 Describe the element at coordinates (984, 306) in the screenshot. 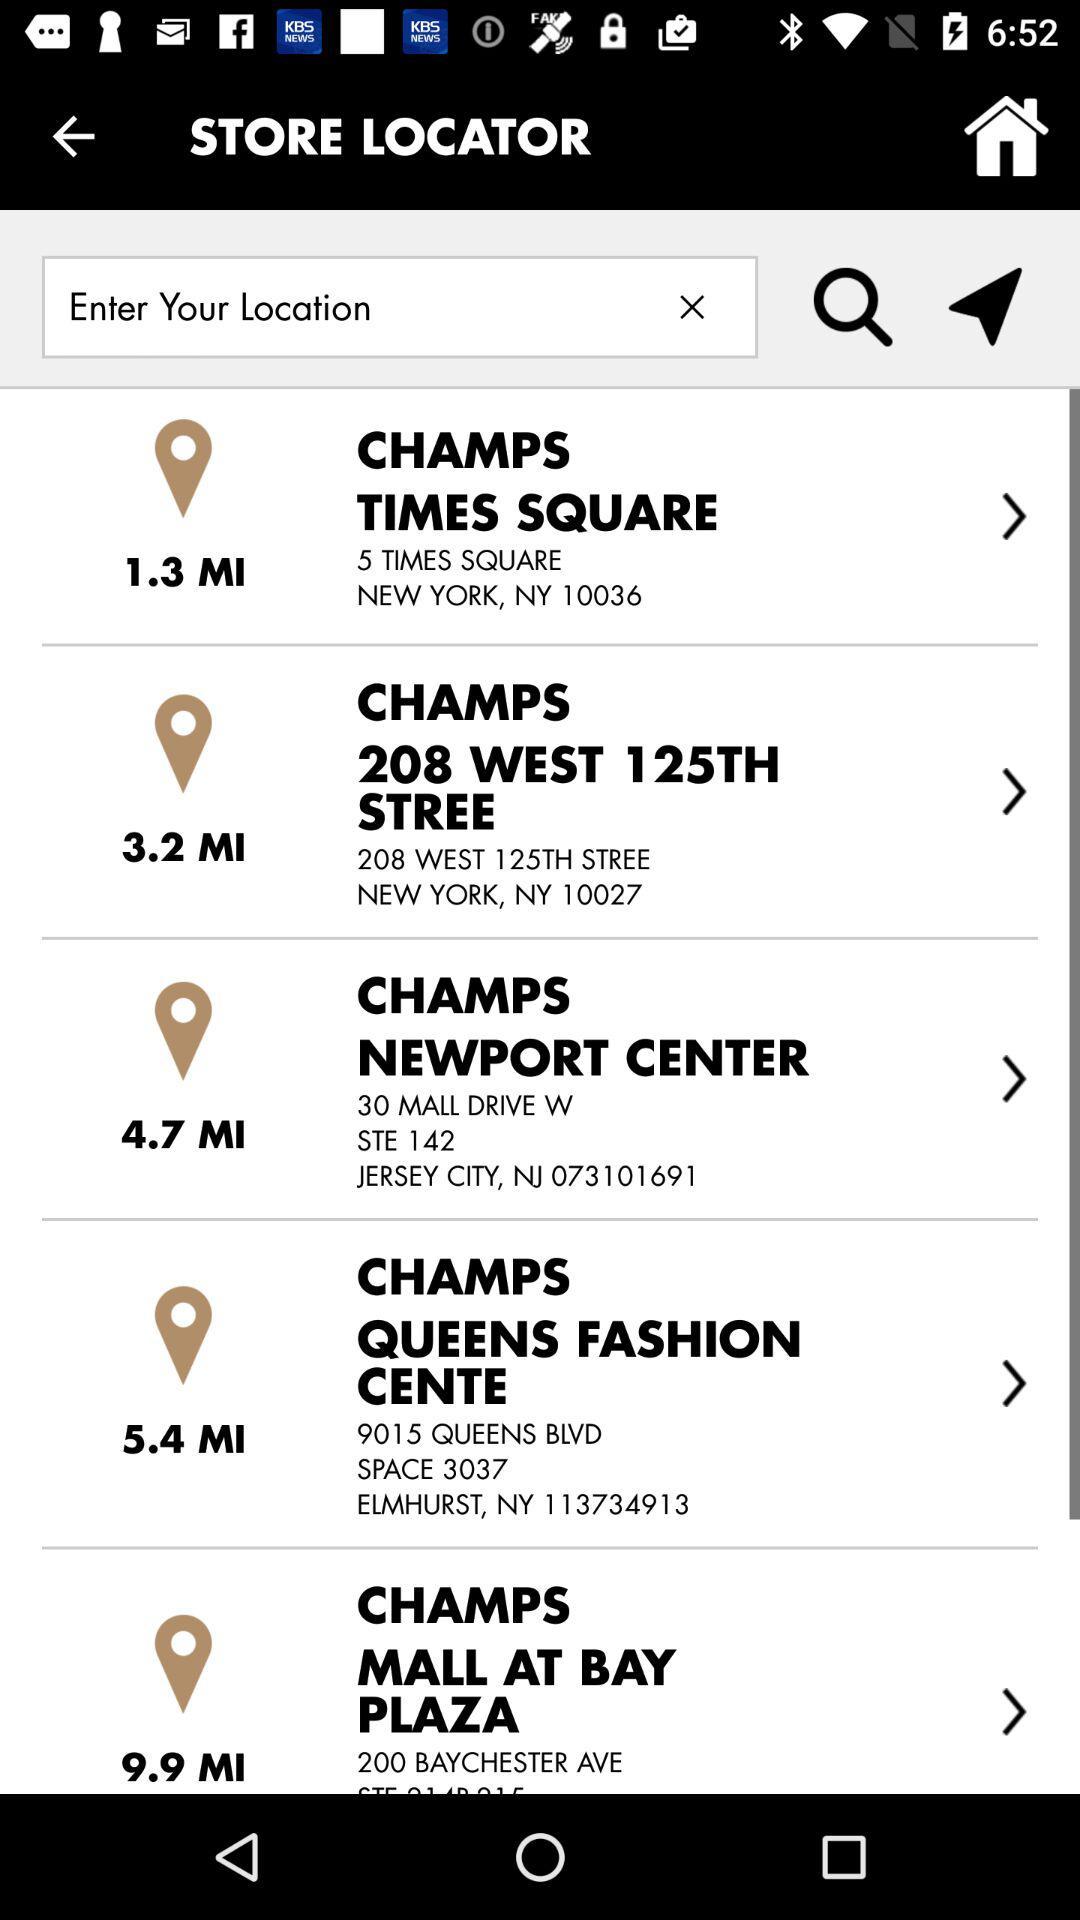

I see `the navigation icon` at that location.